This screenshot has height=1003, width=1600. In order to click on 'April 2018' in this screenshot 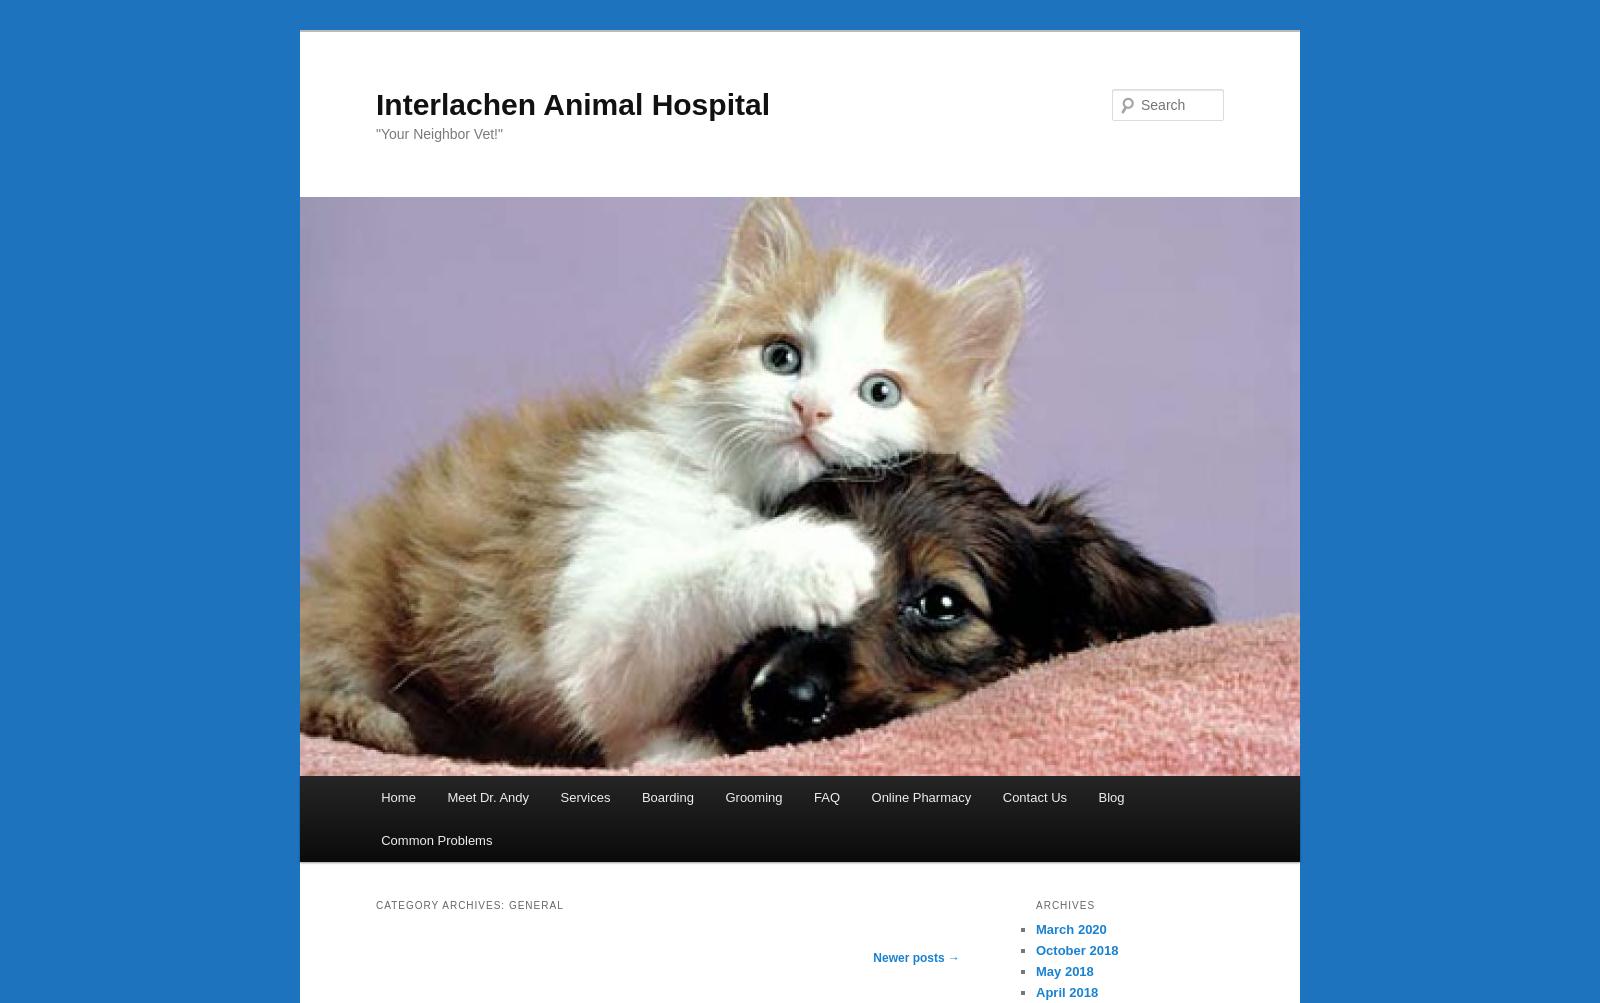, I will do `click(1067, 991)`.